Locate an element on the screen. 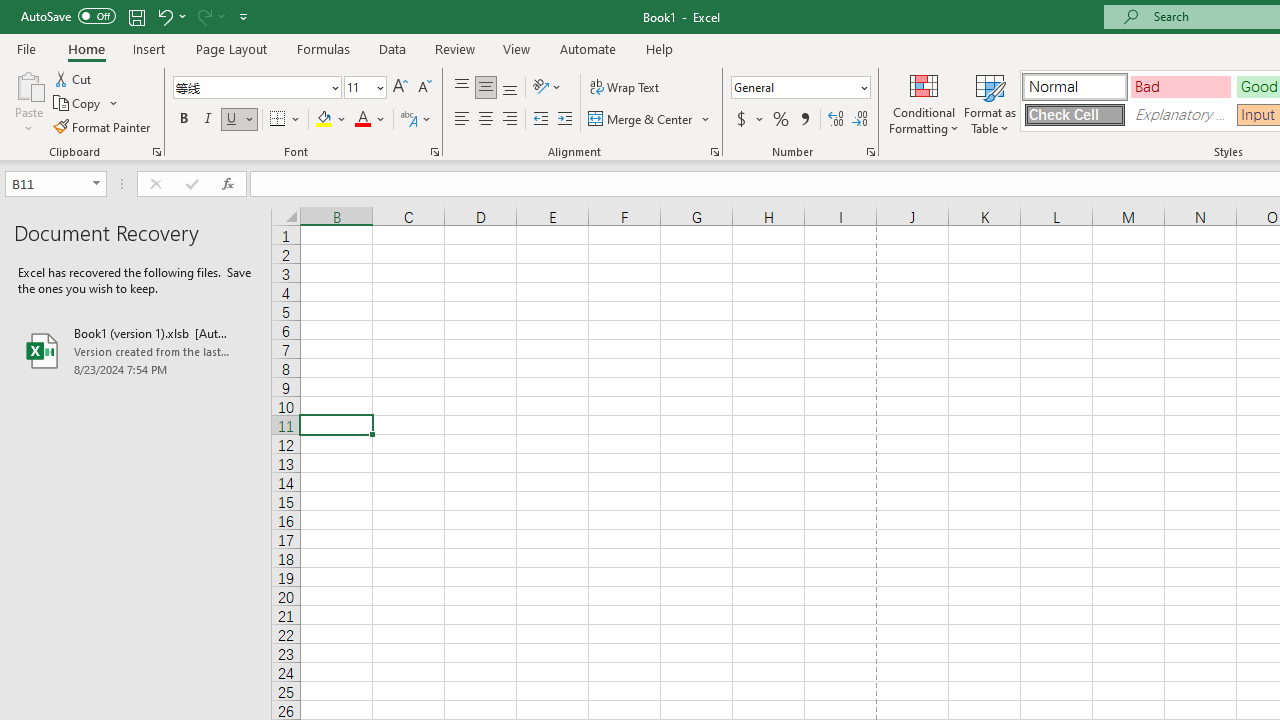 This screenshot has width=1280, height=720. 'Book1 (version 1).xlsb  [AutoRecovered]' is located at coordinates (135, 350).